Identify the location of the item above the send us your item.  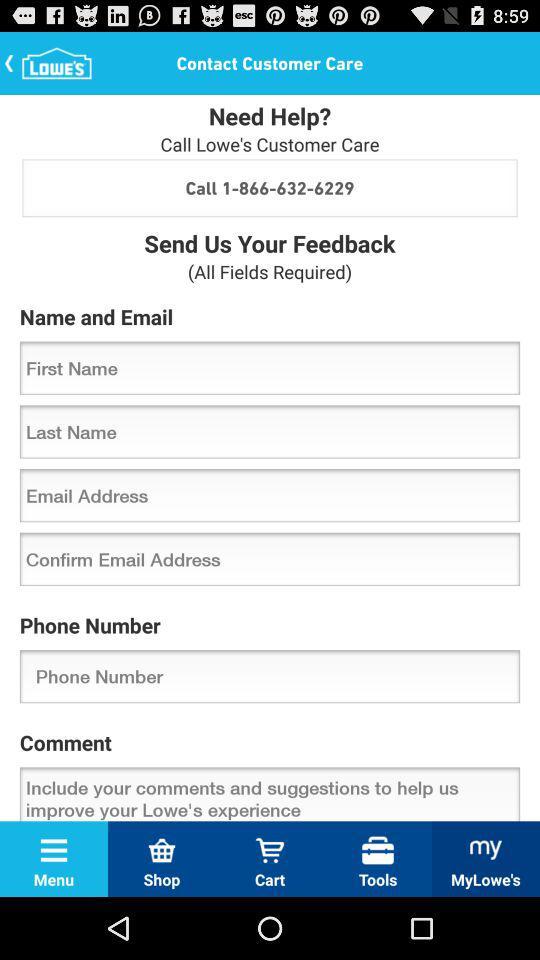
(270, 187).